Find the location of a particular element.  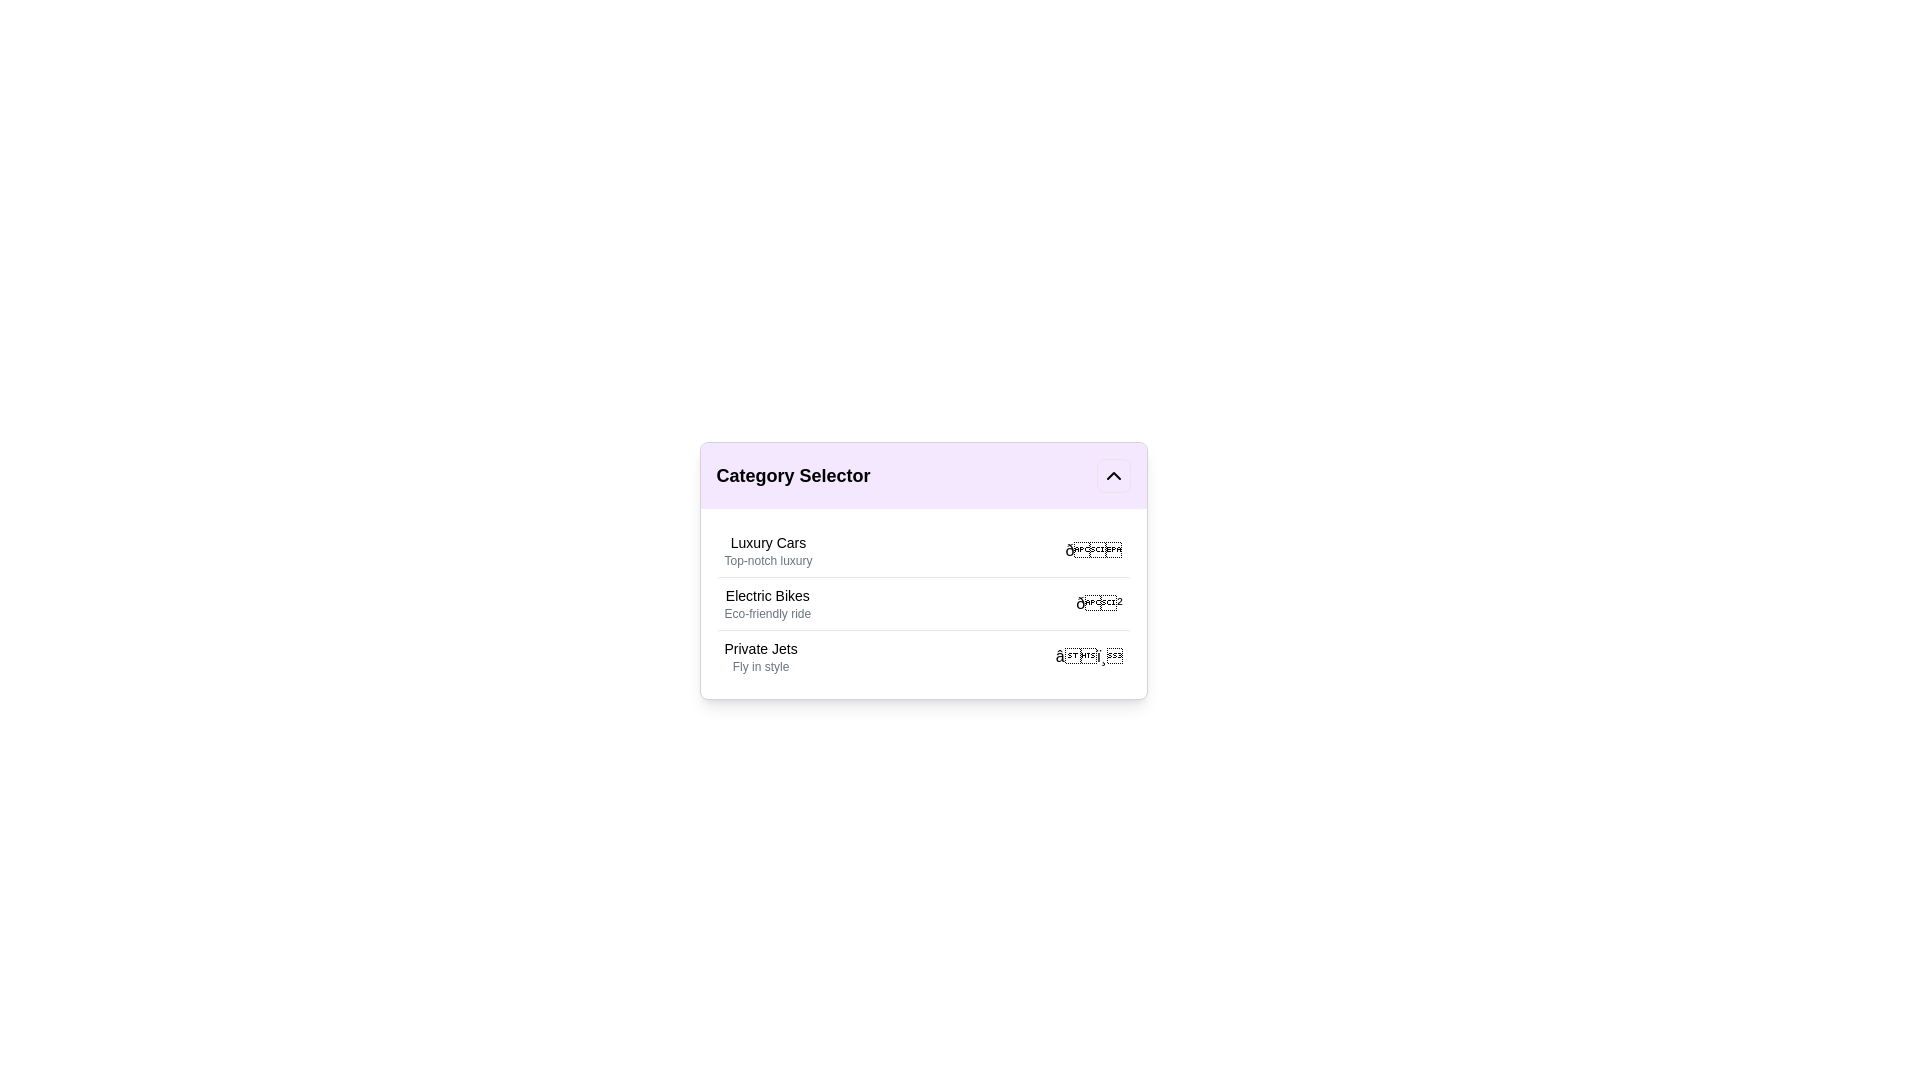

the text label that describes the 'Electric Bikes' option, positioned directly below the heading 'Electric Bikes' in the vertical list is located at coordinates (766, 612).